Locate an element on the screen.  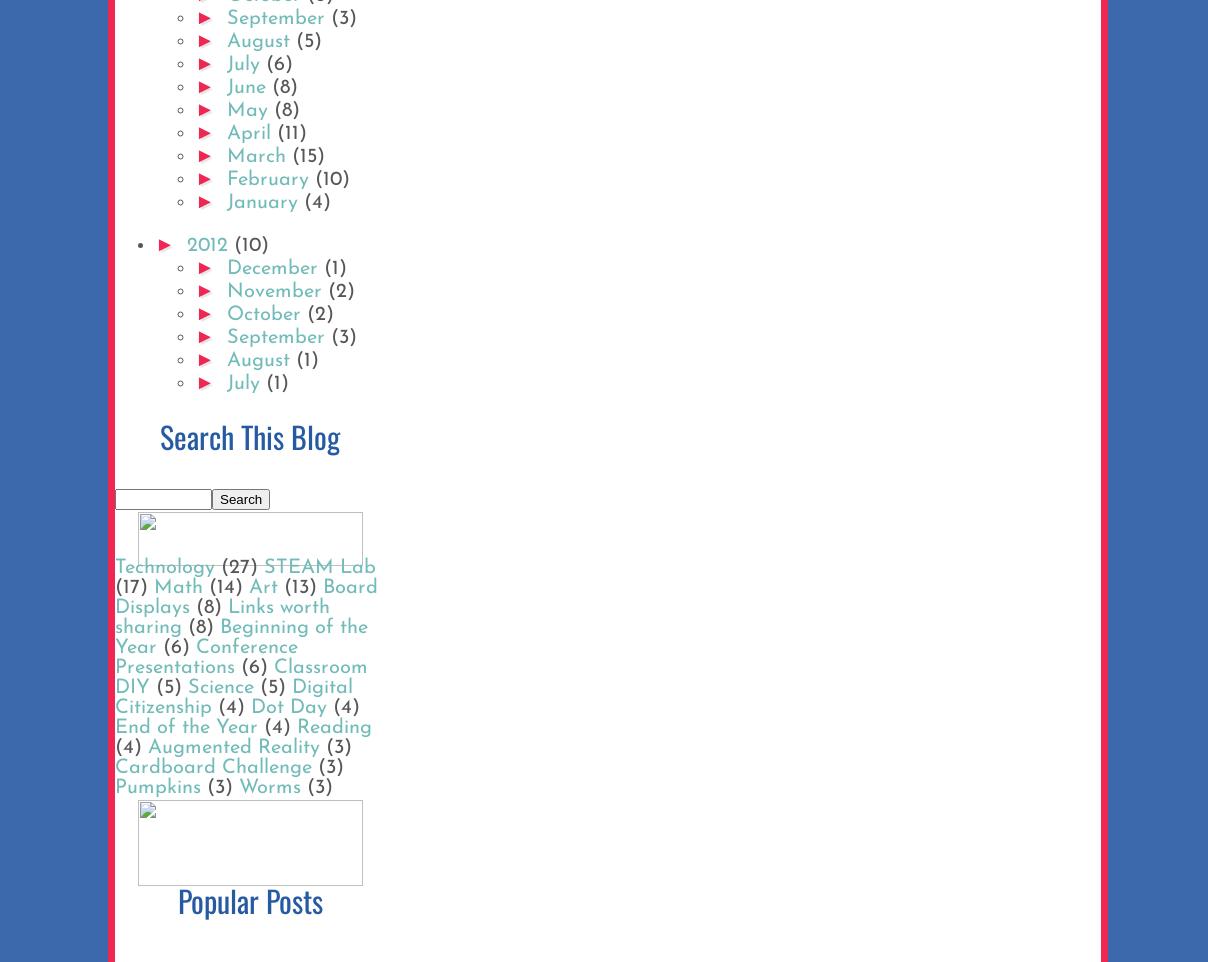
'End of the Year' is located at coordinates (114, 728).